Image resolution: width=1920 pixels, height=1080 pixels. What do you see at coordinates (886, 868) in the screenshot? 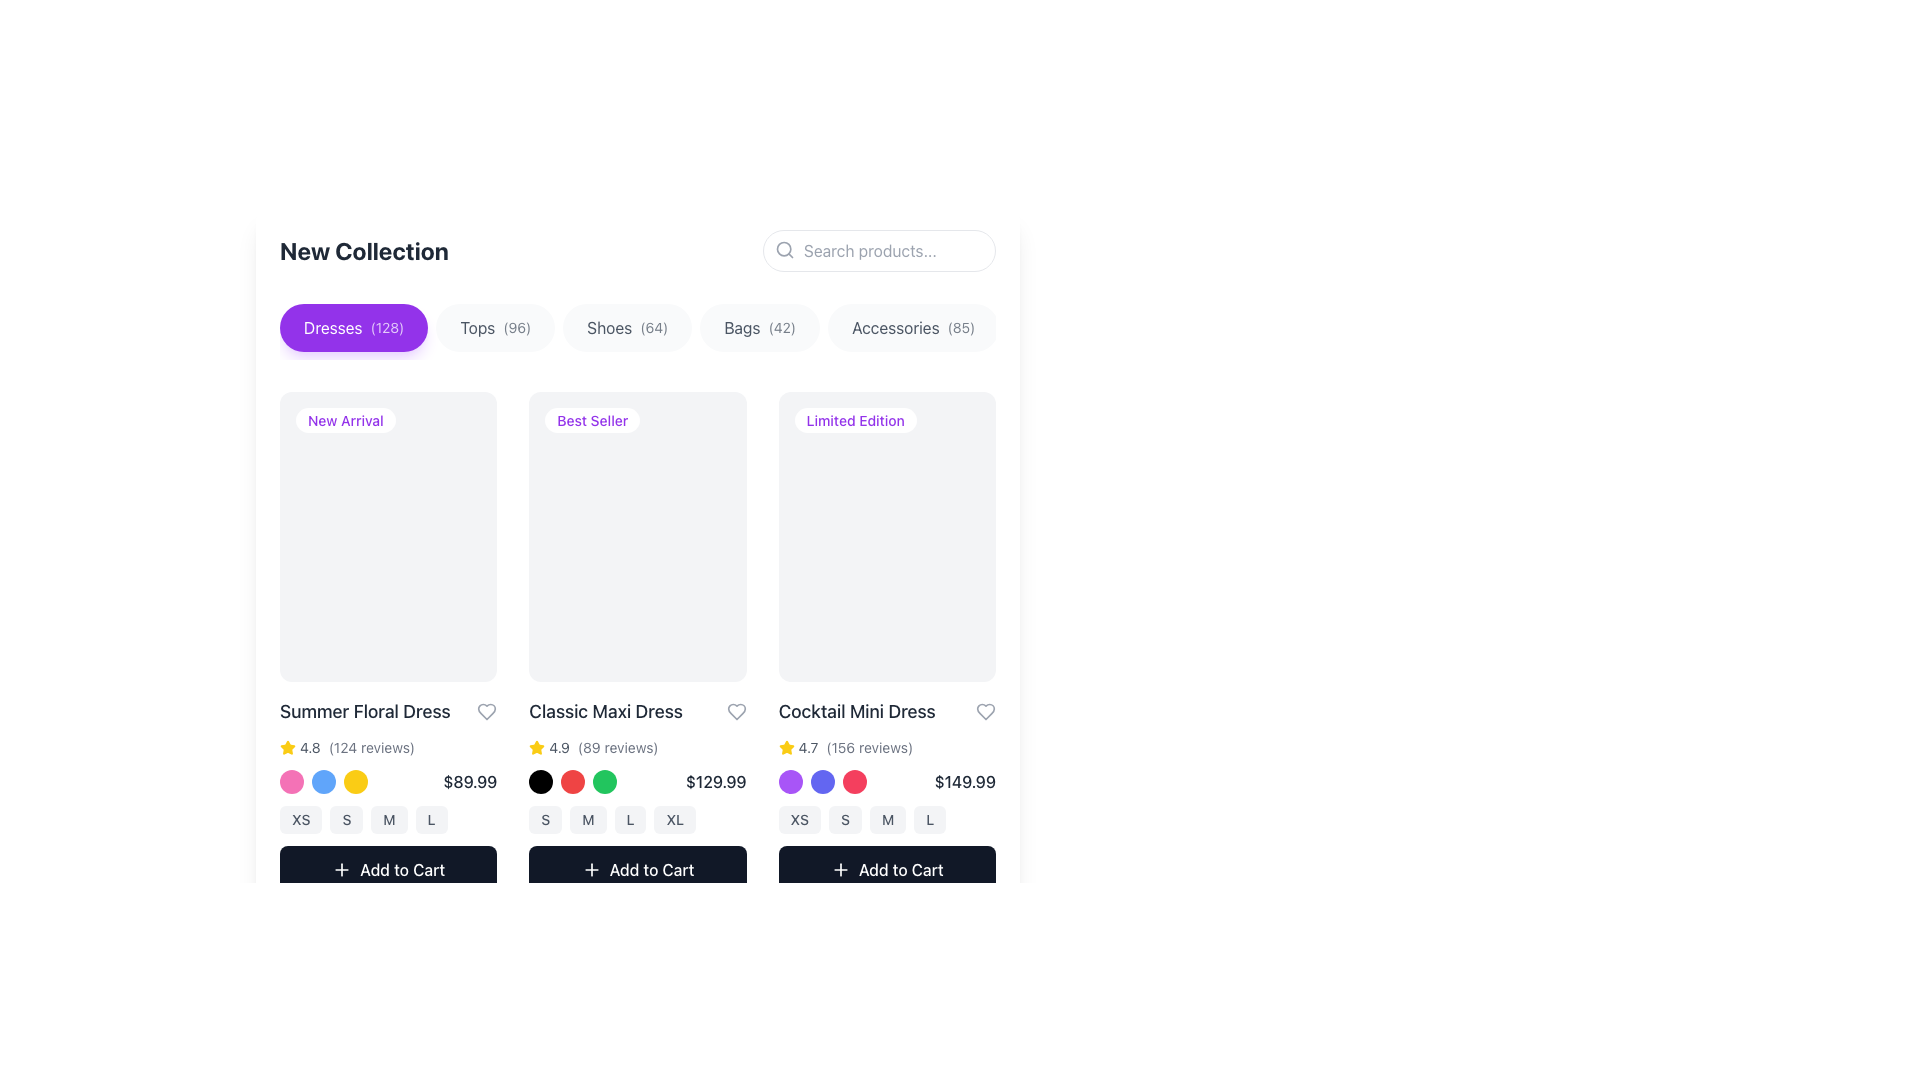
I see `the button to add the 'Cocktail Mini Dress' to the shopping cart, located at the bottom of the product card beneath the size selection buttons` at bounding box center [886, 868].